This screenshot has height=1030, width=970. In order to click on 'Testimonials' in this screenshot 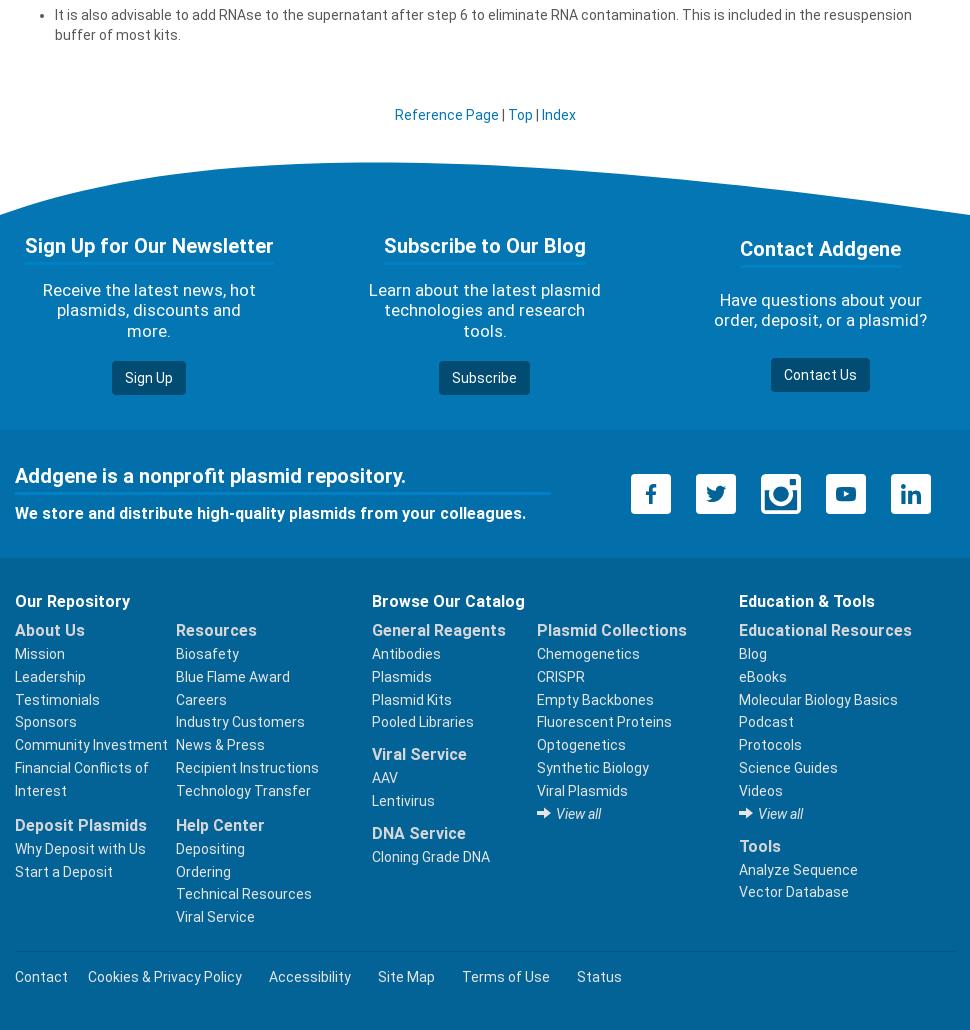, I will do `click(56, 698)`.